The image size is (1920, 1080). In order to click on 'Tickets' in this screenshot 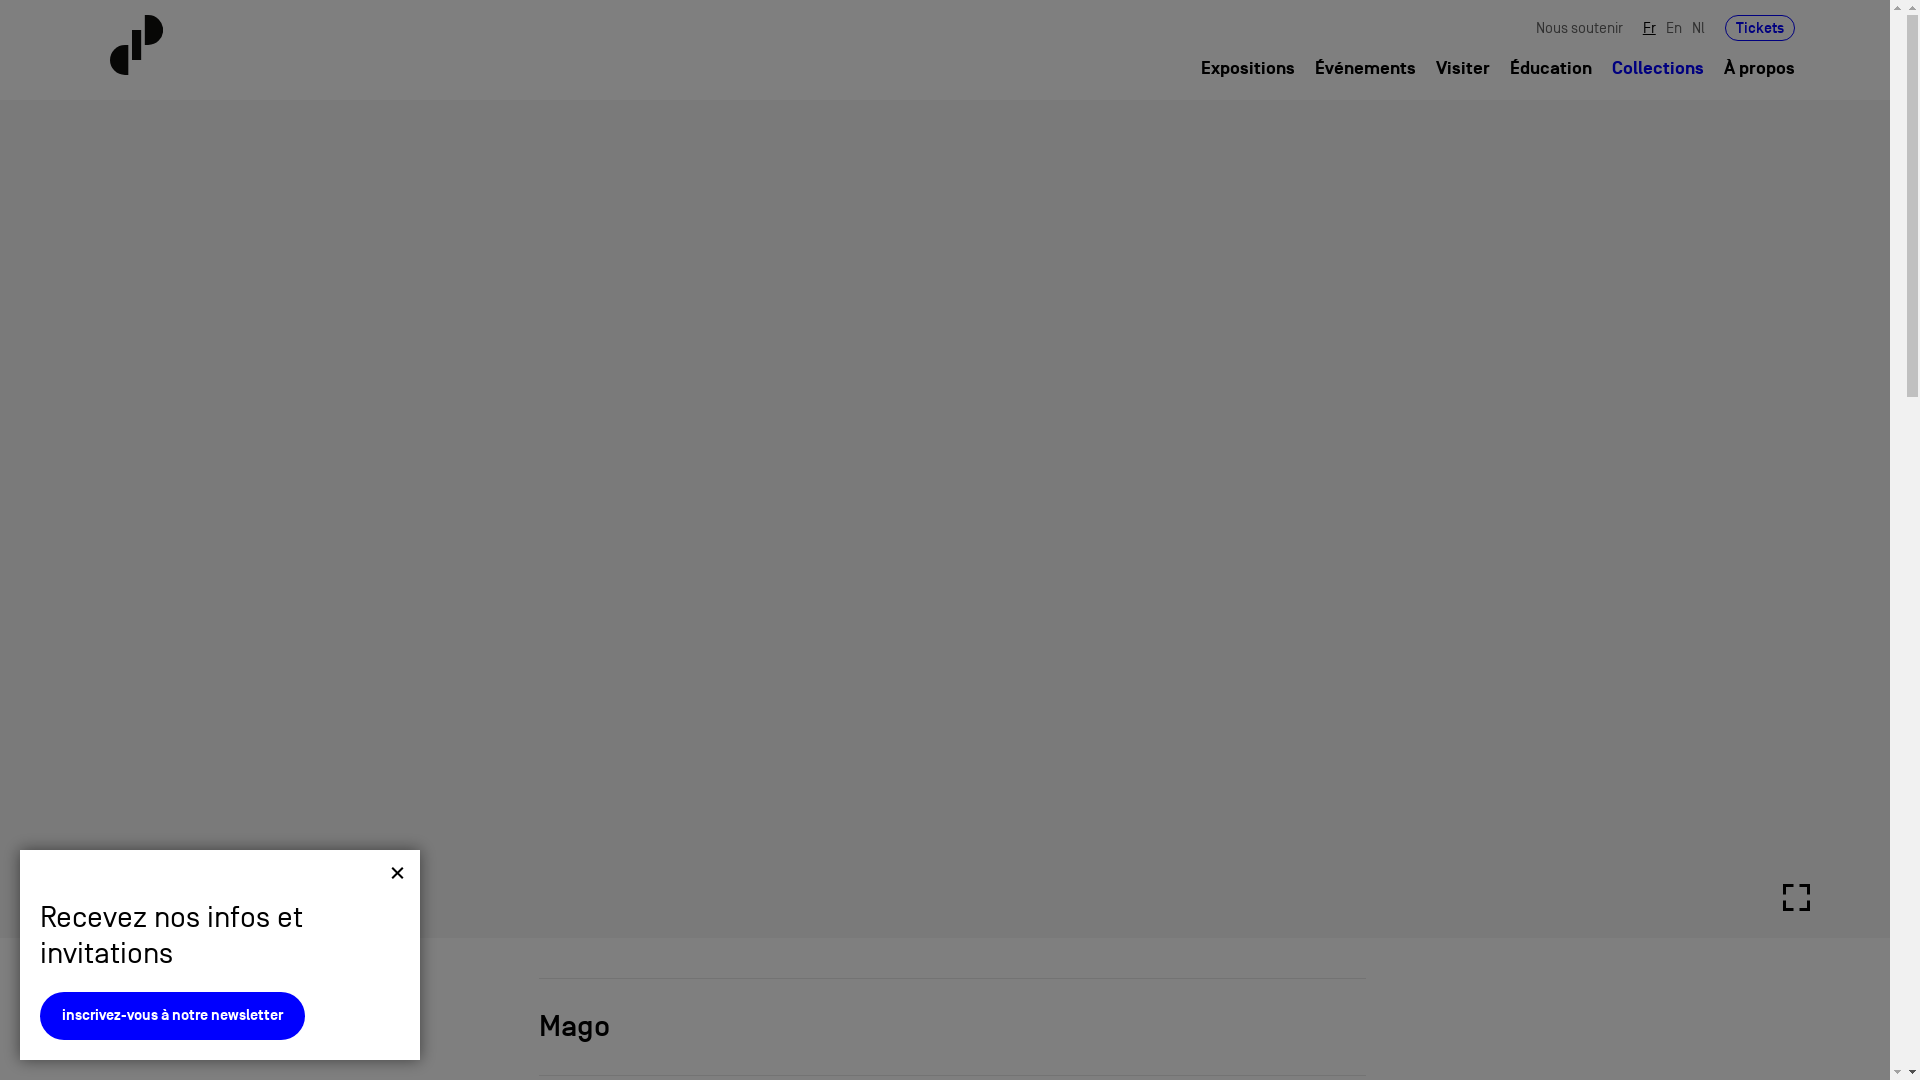, I will do `click(1760, 27)`.